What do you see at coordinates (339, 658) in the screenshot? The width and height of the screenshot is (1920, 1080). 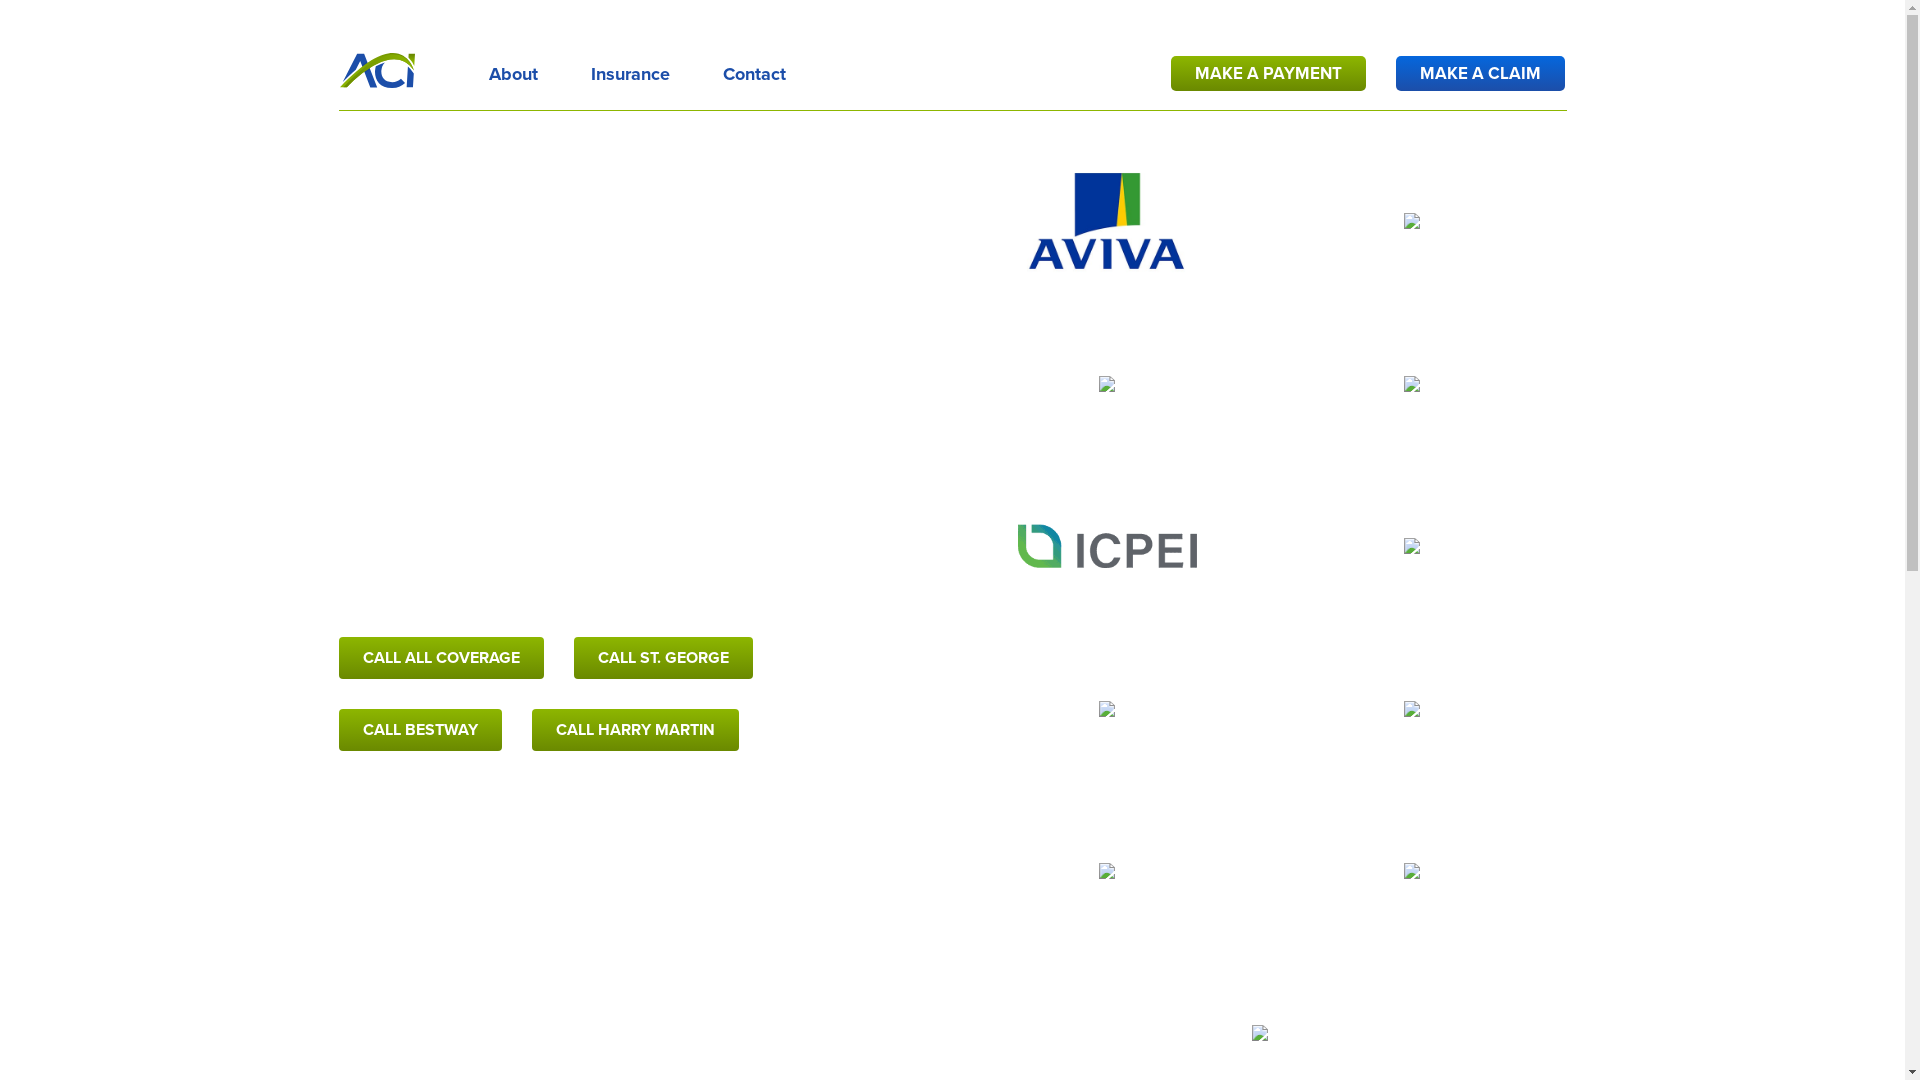 I see `'CALL ALL COVERAGE'` at bounding box center [339, 658].